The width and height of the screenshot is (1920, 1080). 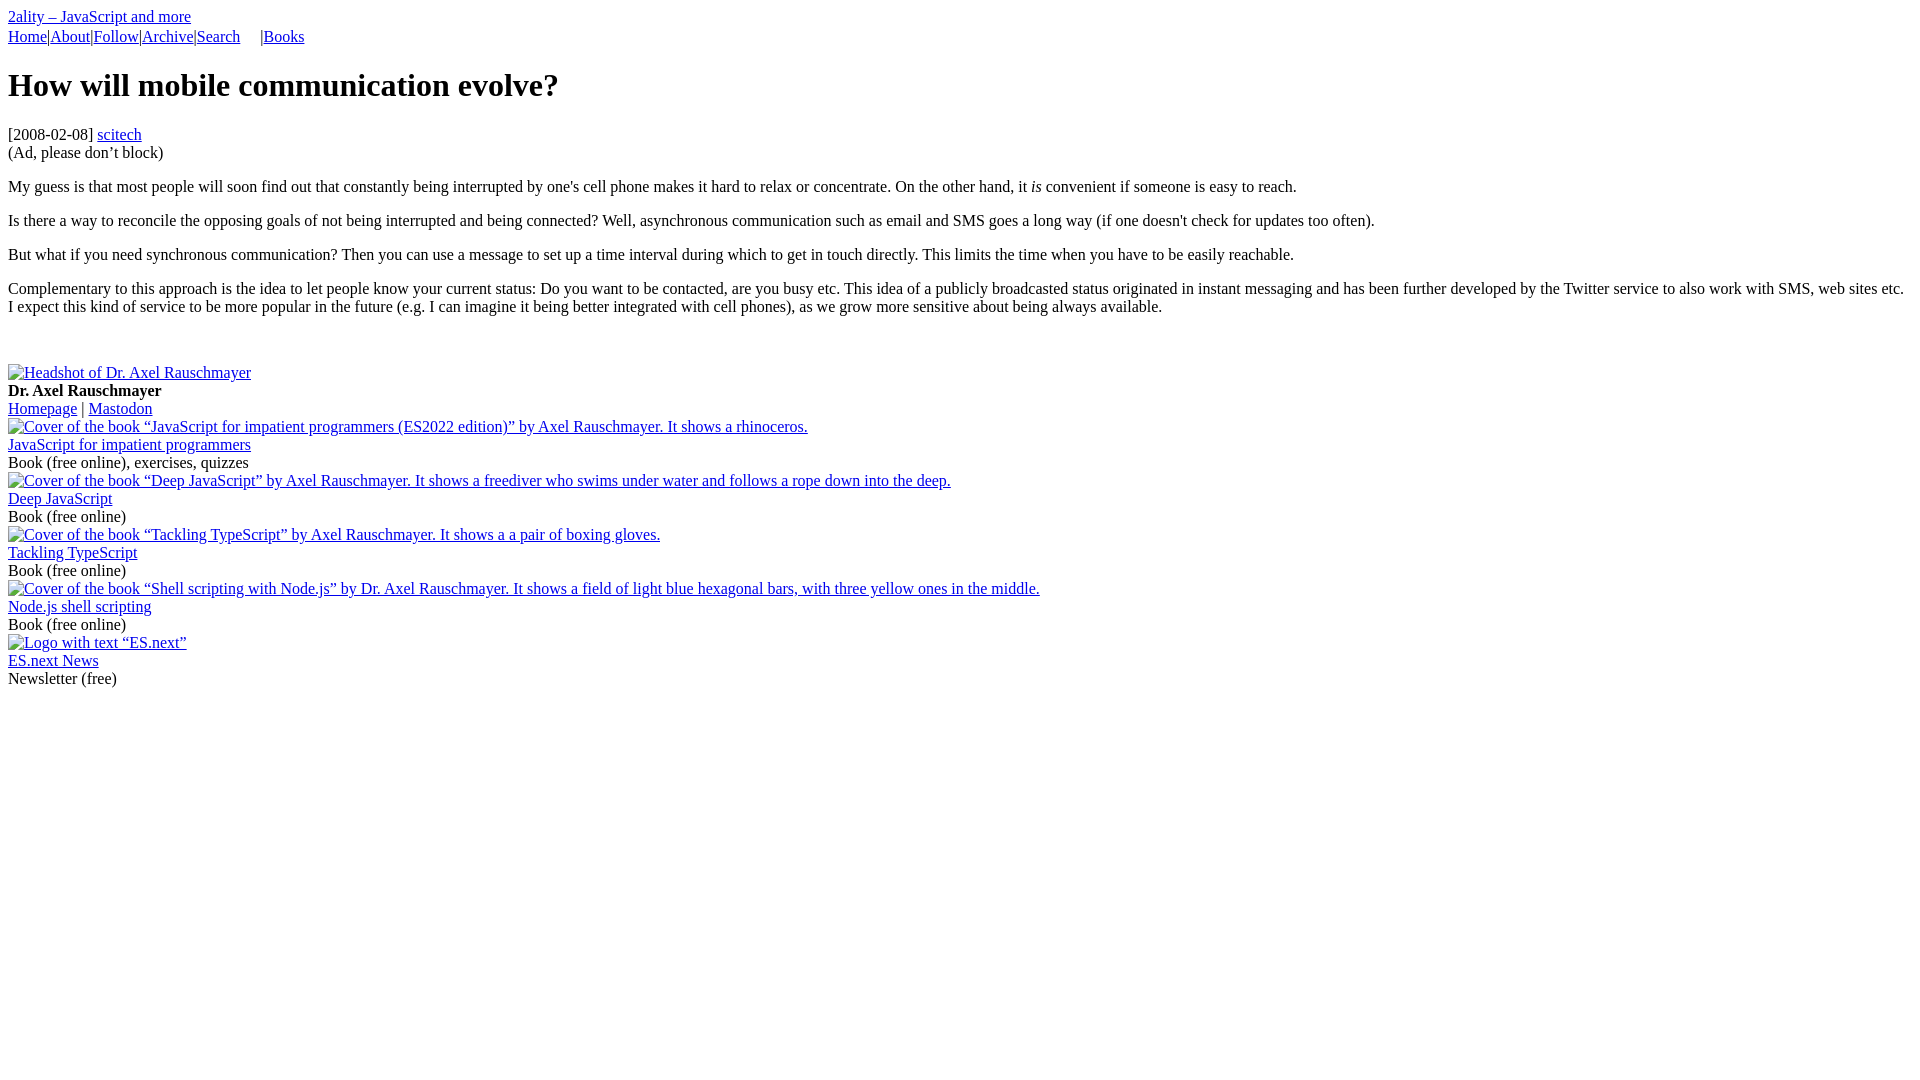 What do you see at coordinates (72, 552) in the screenshot?
I see `'Tackling TypeScript'` at bounding box center [72, 552].